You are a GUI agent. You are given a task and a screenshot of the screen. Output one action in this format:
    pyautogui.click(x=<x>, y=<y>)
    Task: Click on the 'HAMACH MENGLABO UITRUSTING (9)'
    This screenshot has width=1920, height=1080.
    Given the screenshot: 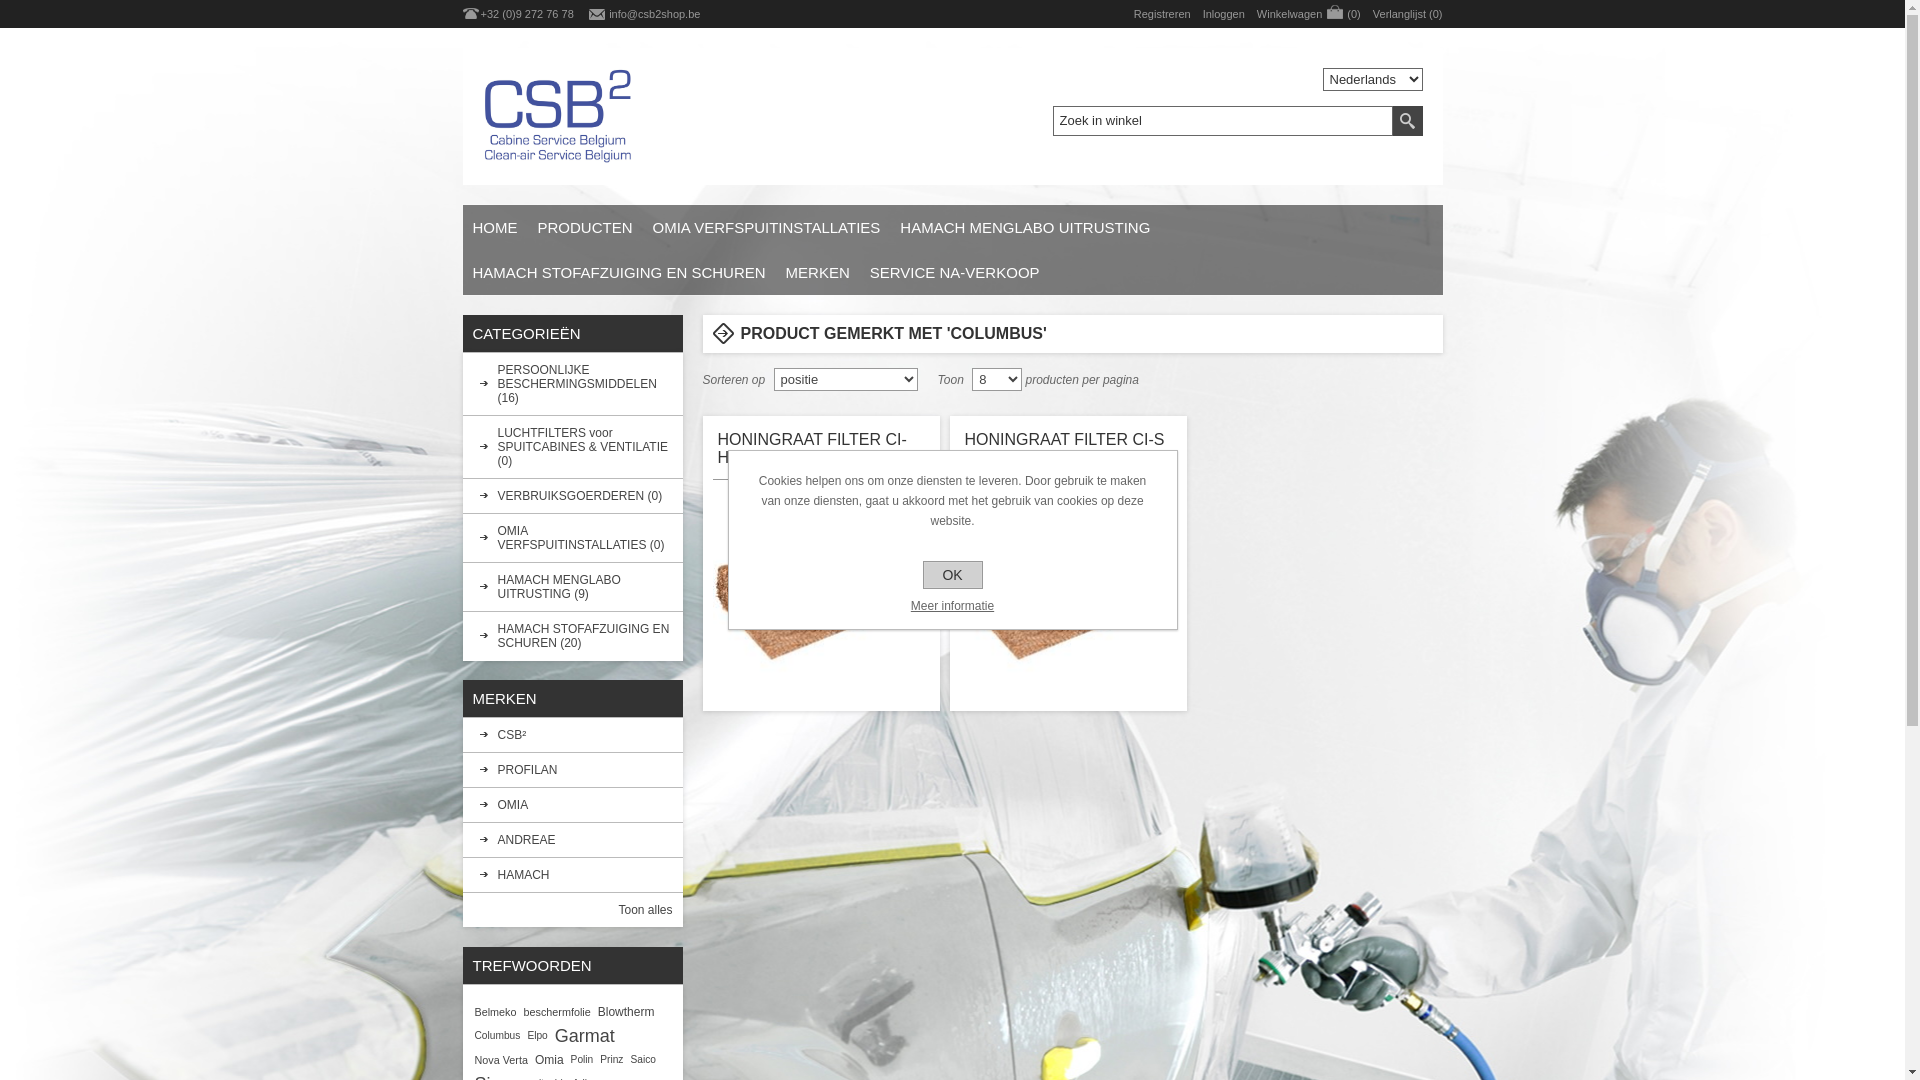 What is the action you would take?
    pyautogui.click(x=460, y=585)
    